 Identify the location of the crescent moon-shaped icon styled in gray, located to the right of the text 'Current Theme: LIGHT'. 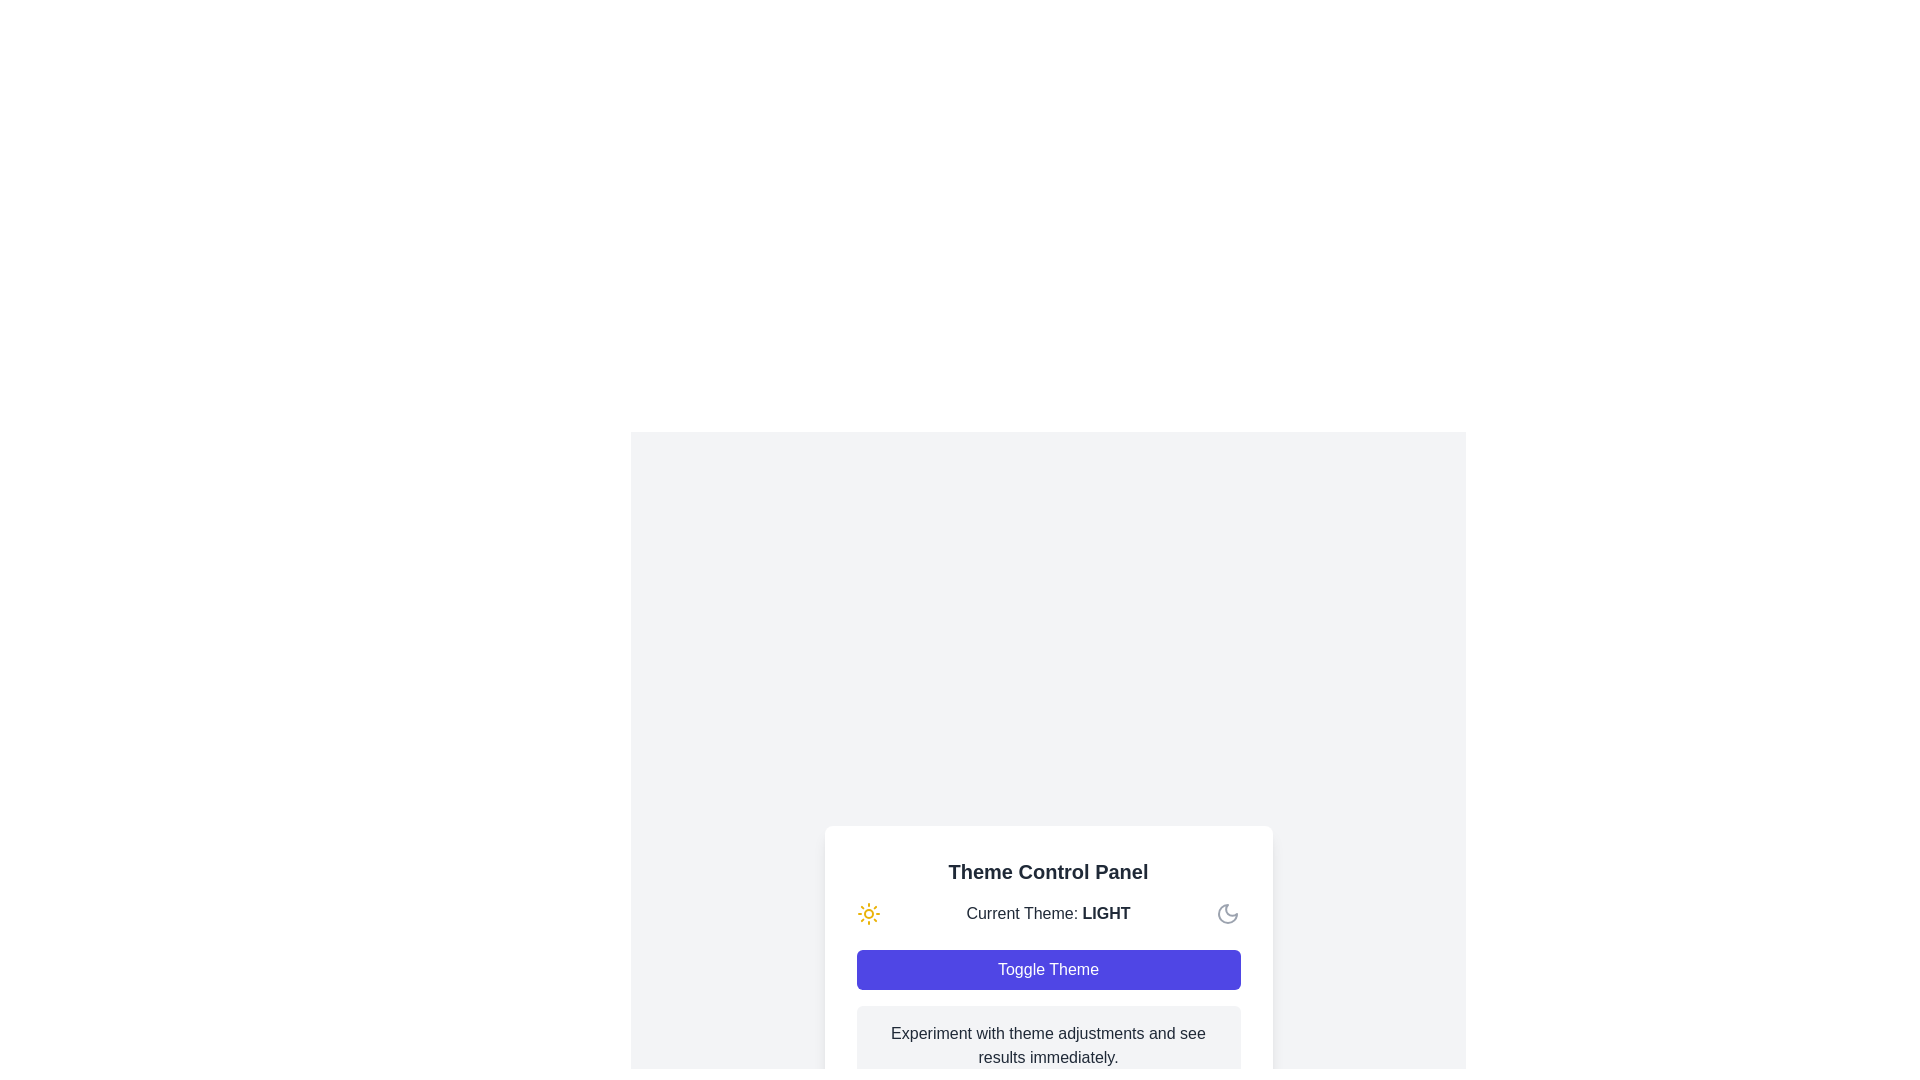
(1227, 914).